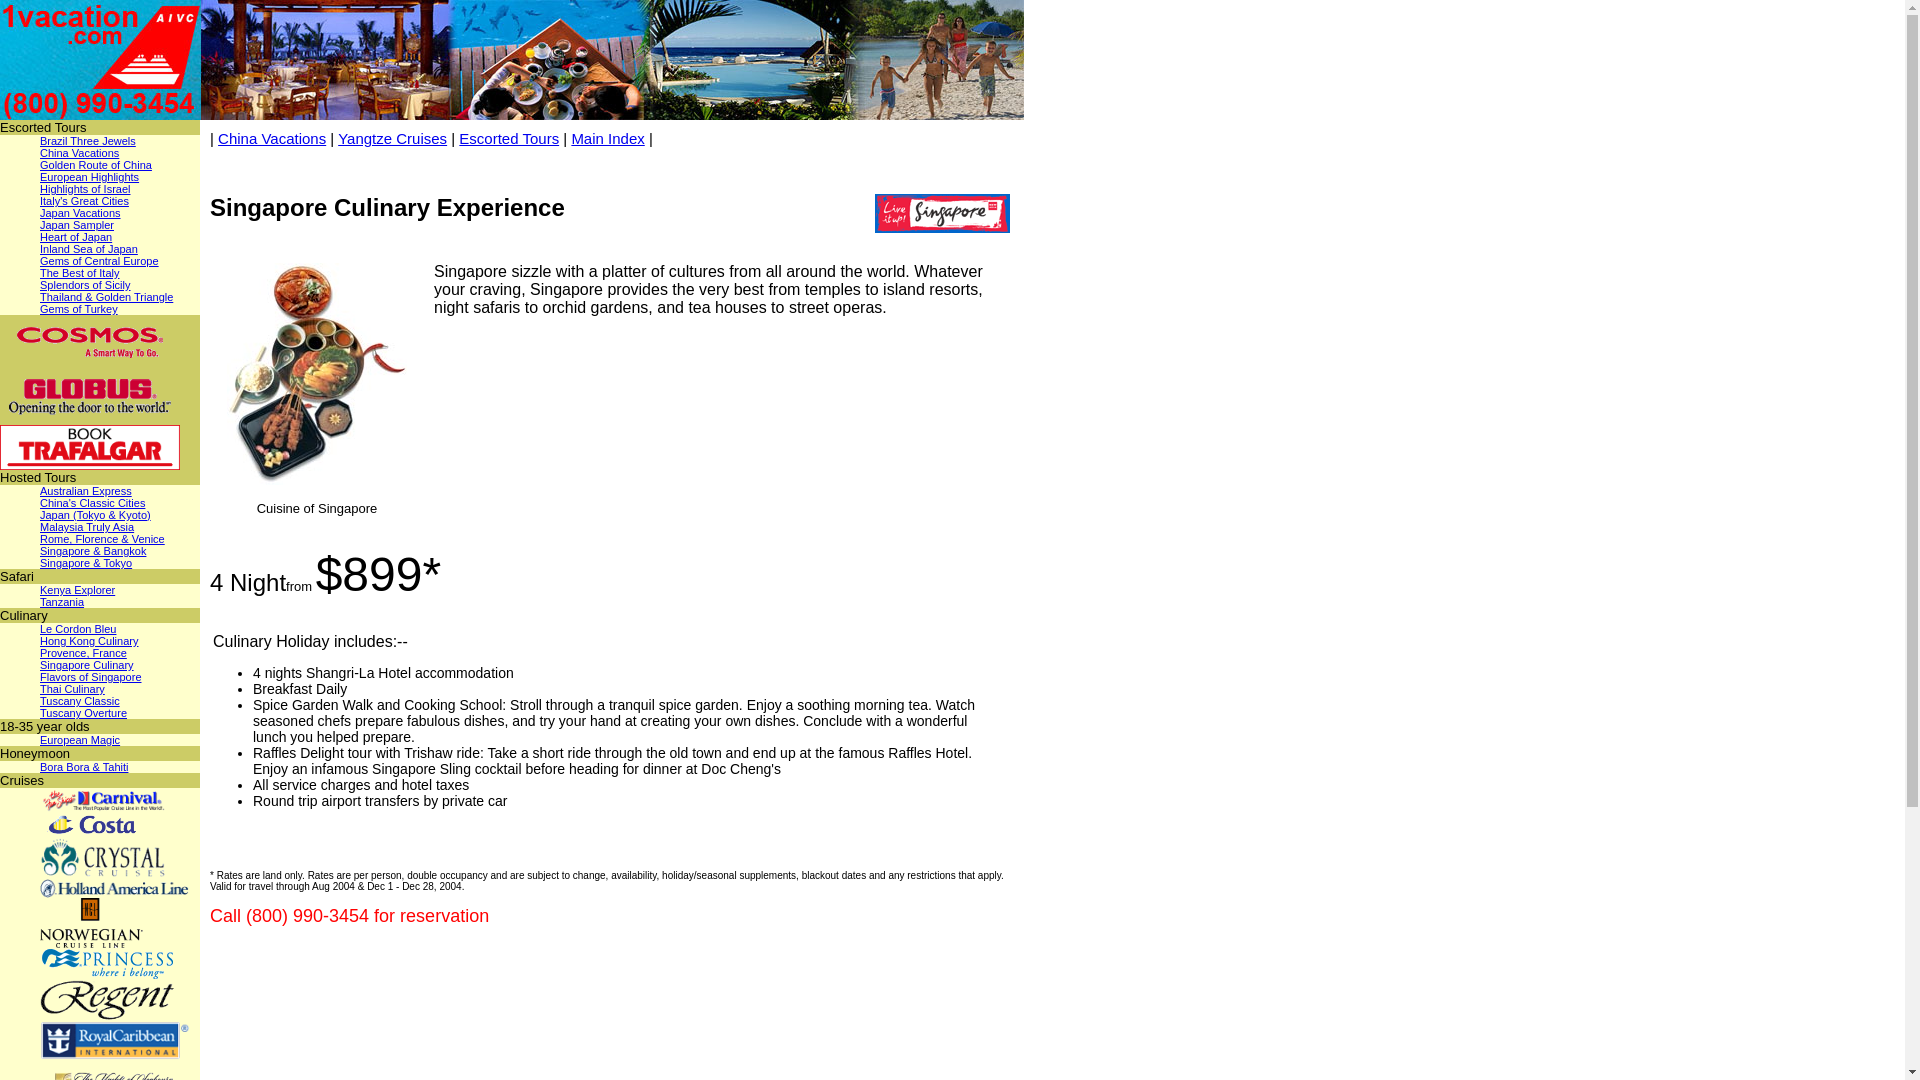 This screenshot has height=1080, width=1920. I want to click on 'China's Classic Cities', so click(91, 501).